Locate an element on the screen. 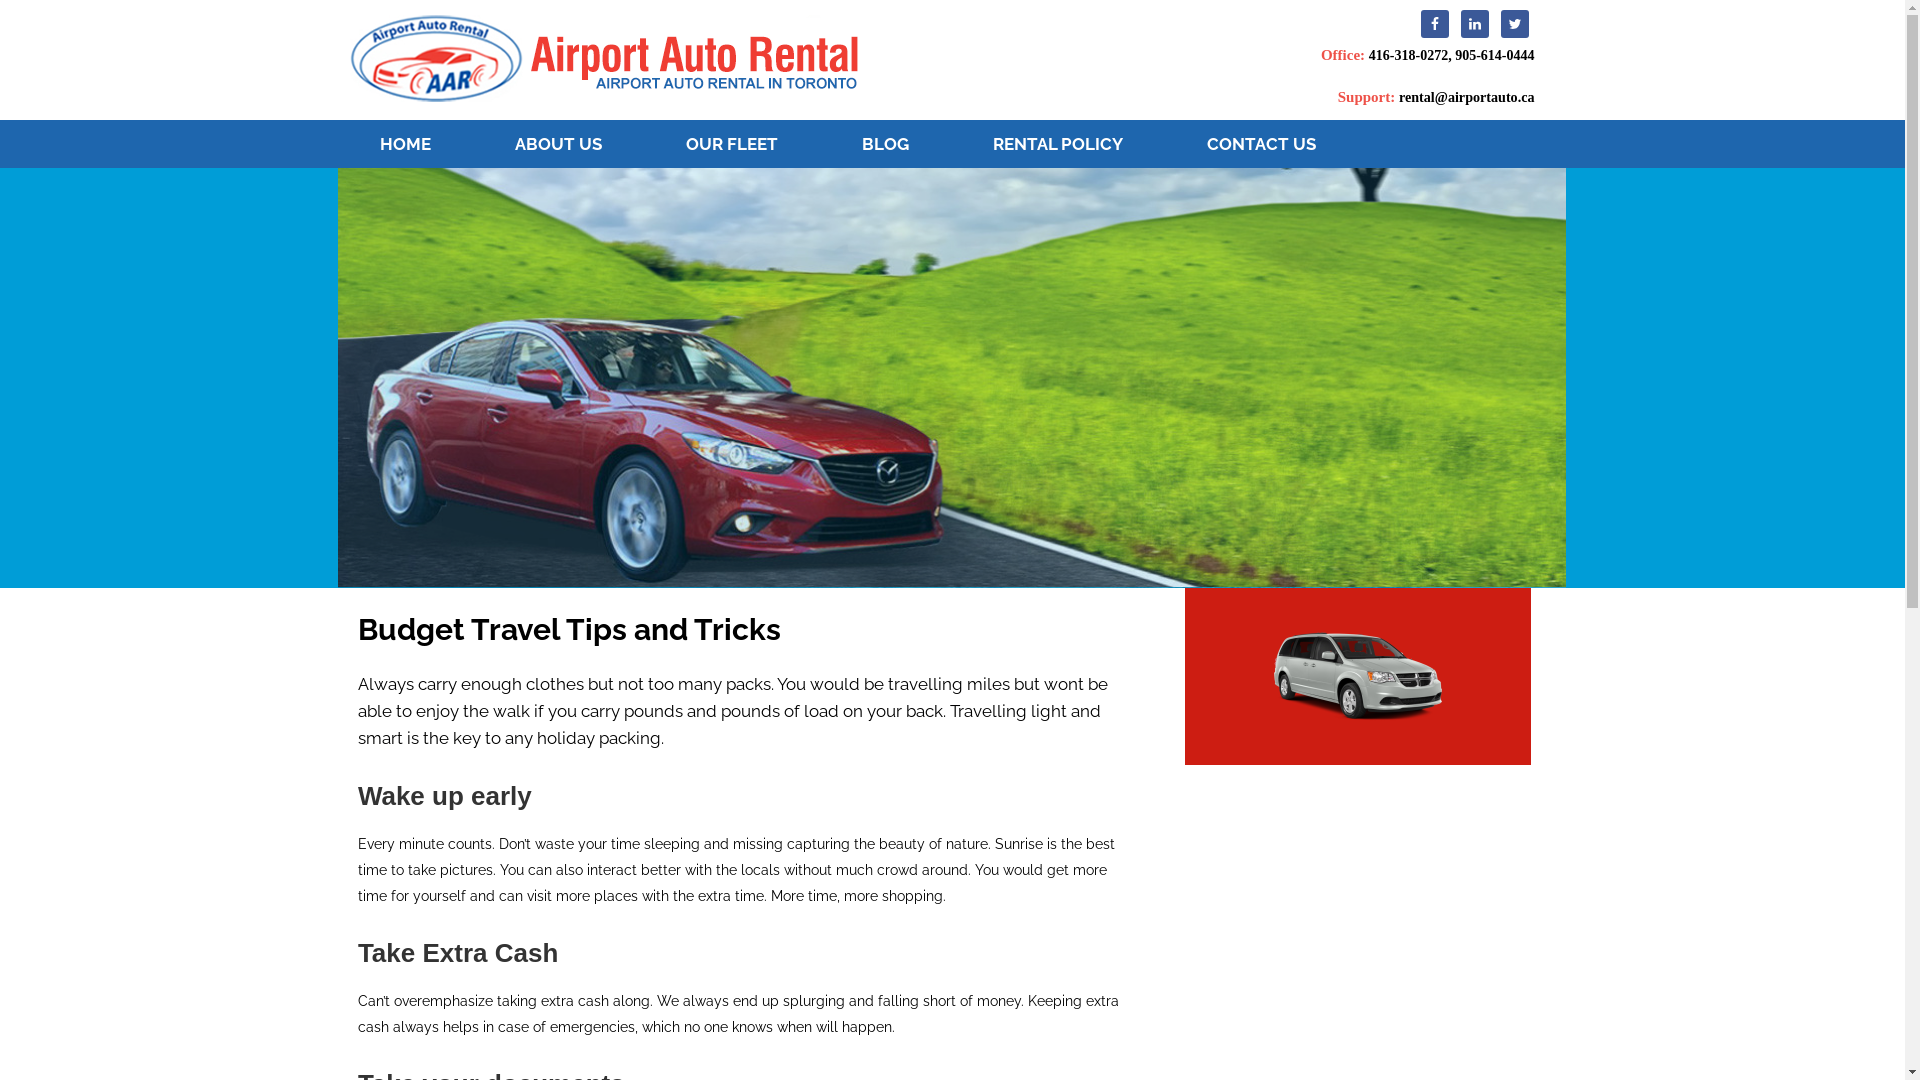 Image resolution: width=1920 pixels, height=1080 pixels. 'OUR FLEET' is located at coordinates (730, 142).